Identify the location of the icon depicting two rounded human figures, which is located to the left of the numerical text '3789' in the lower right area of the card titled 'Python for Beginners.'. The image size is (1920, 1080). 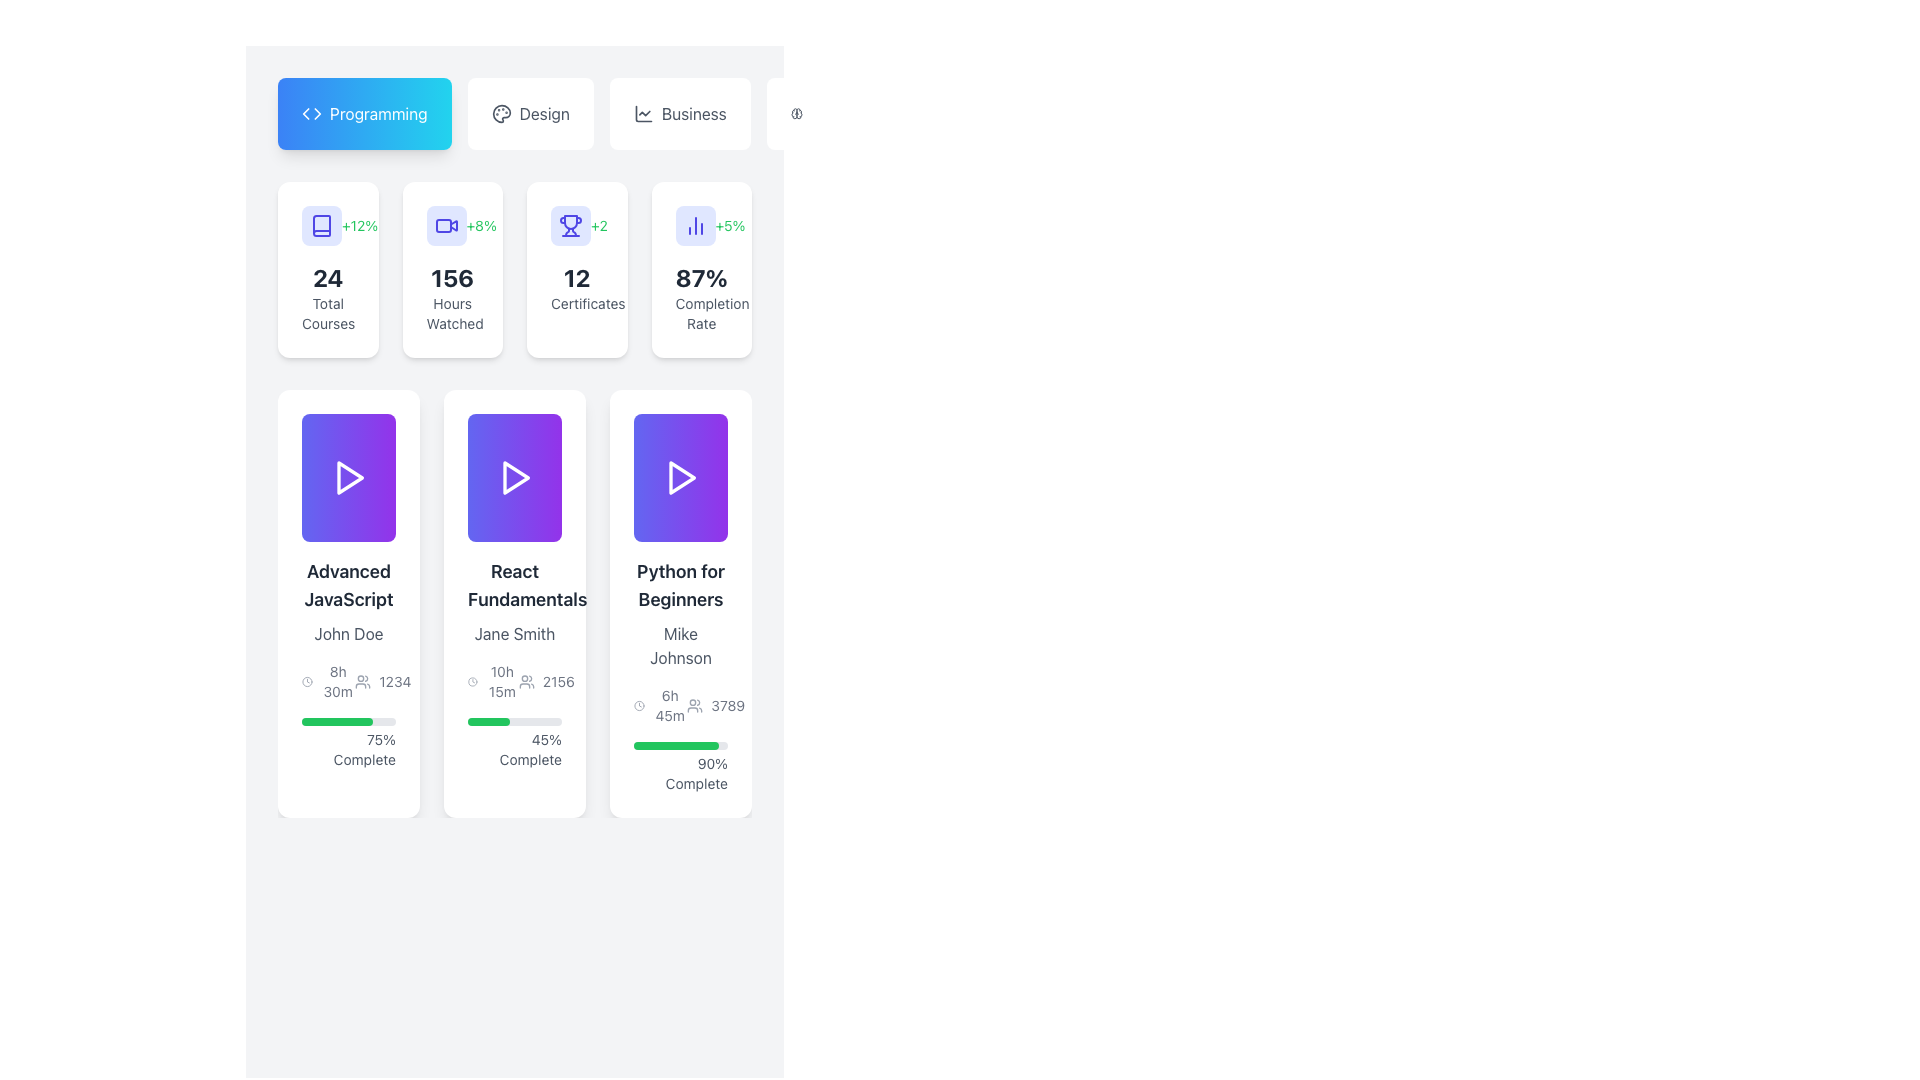
(695, 704).